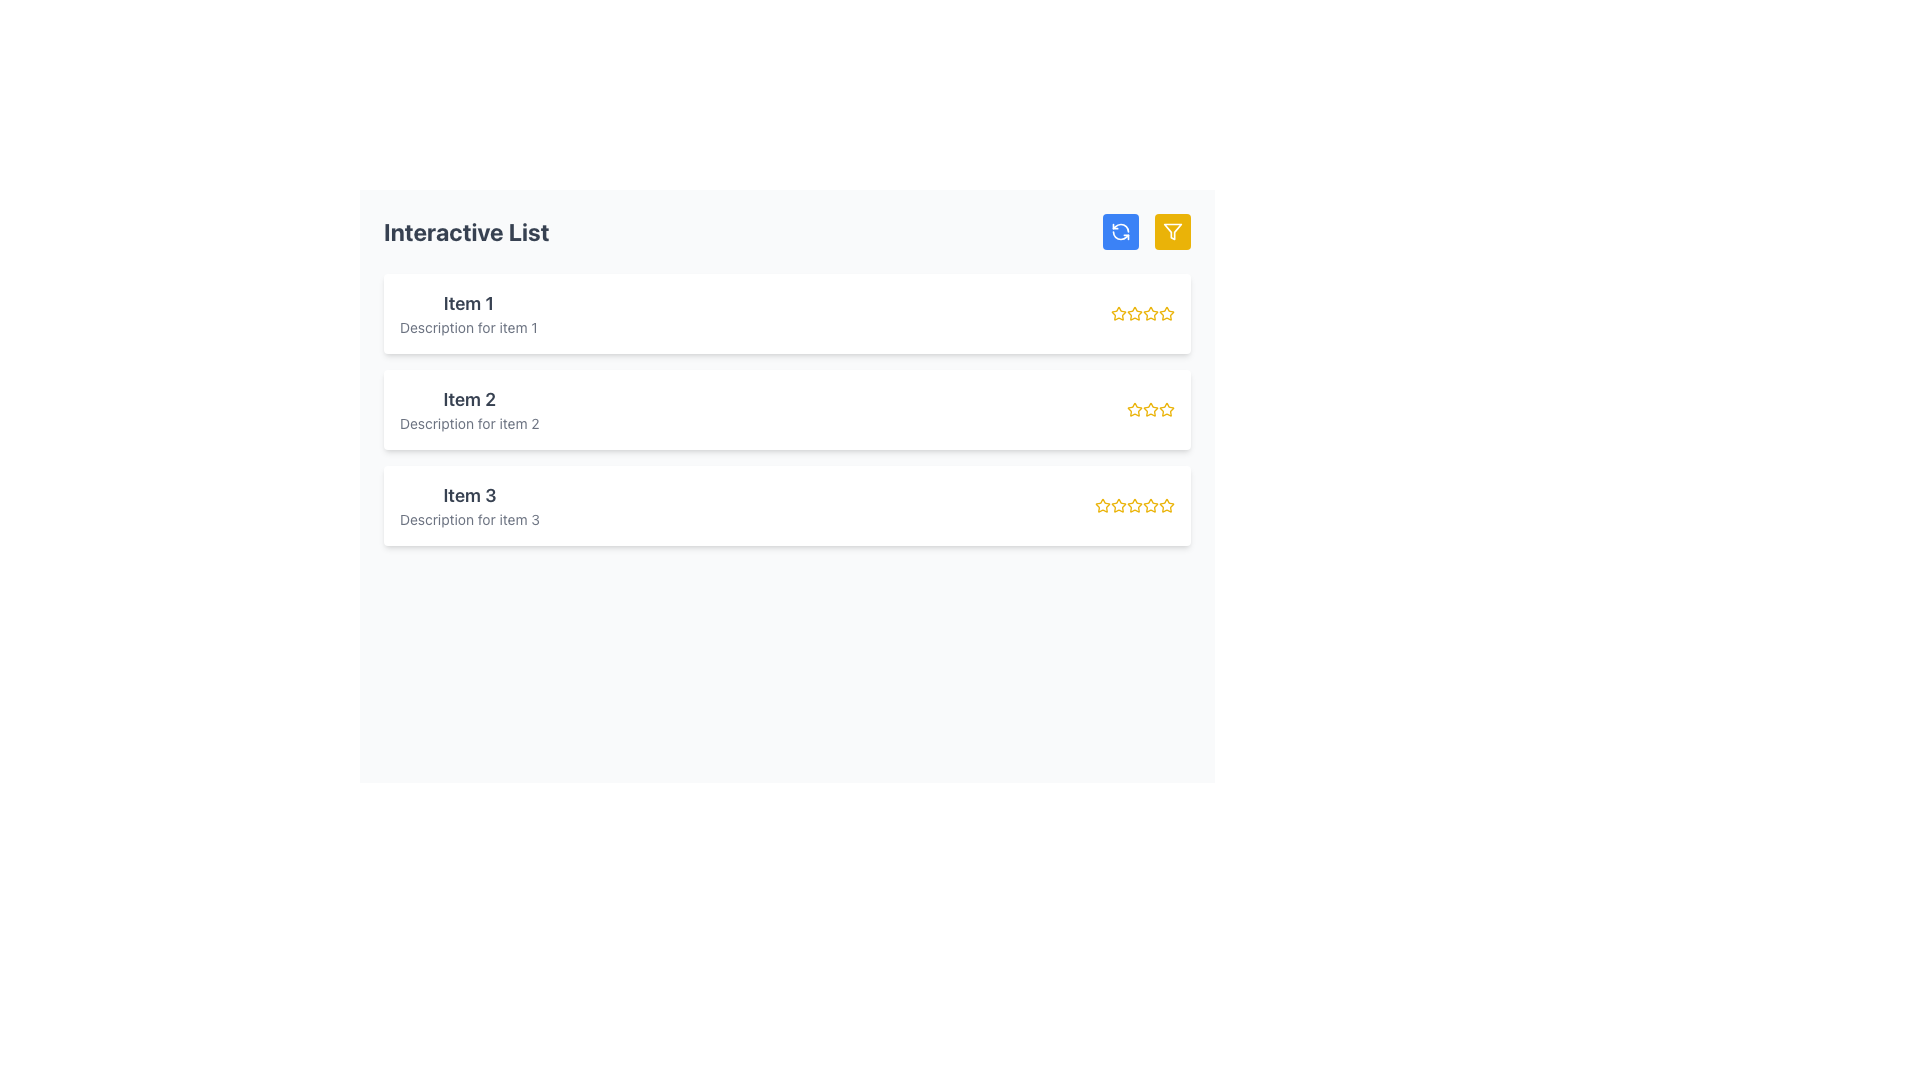 The image size is (1920, 1080). I want to click on the filter button located at the top-right corner of the interface, which is the second button in a horizontal group of two, to apply or modify filters, so click(1172, 230).